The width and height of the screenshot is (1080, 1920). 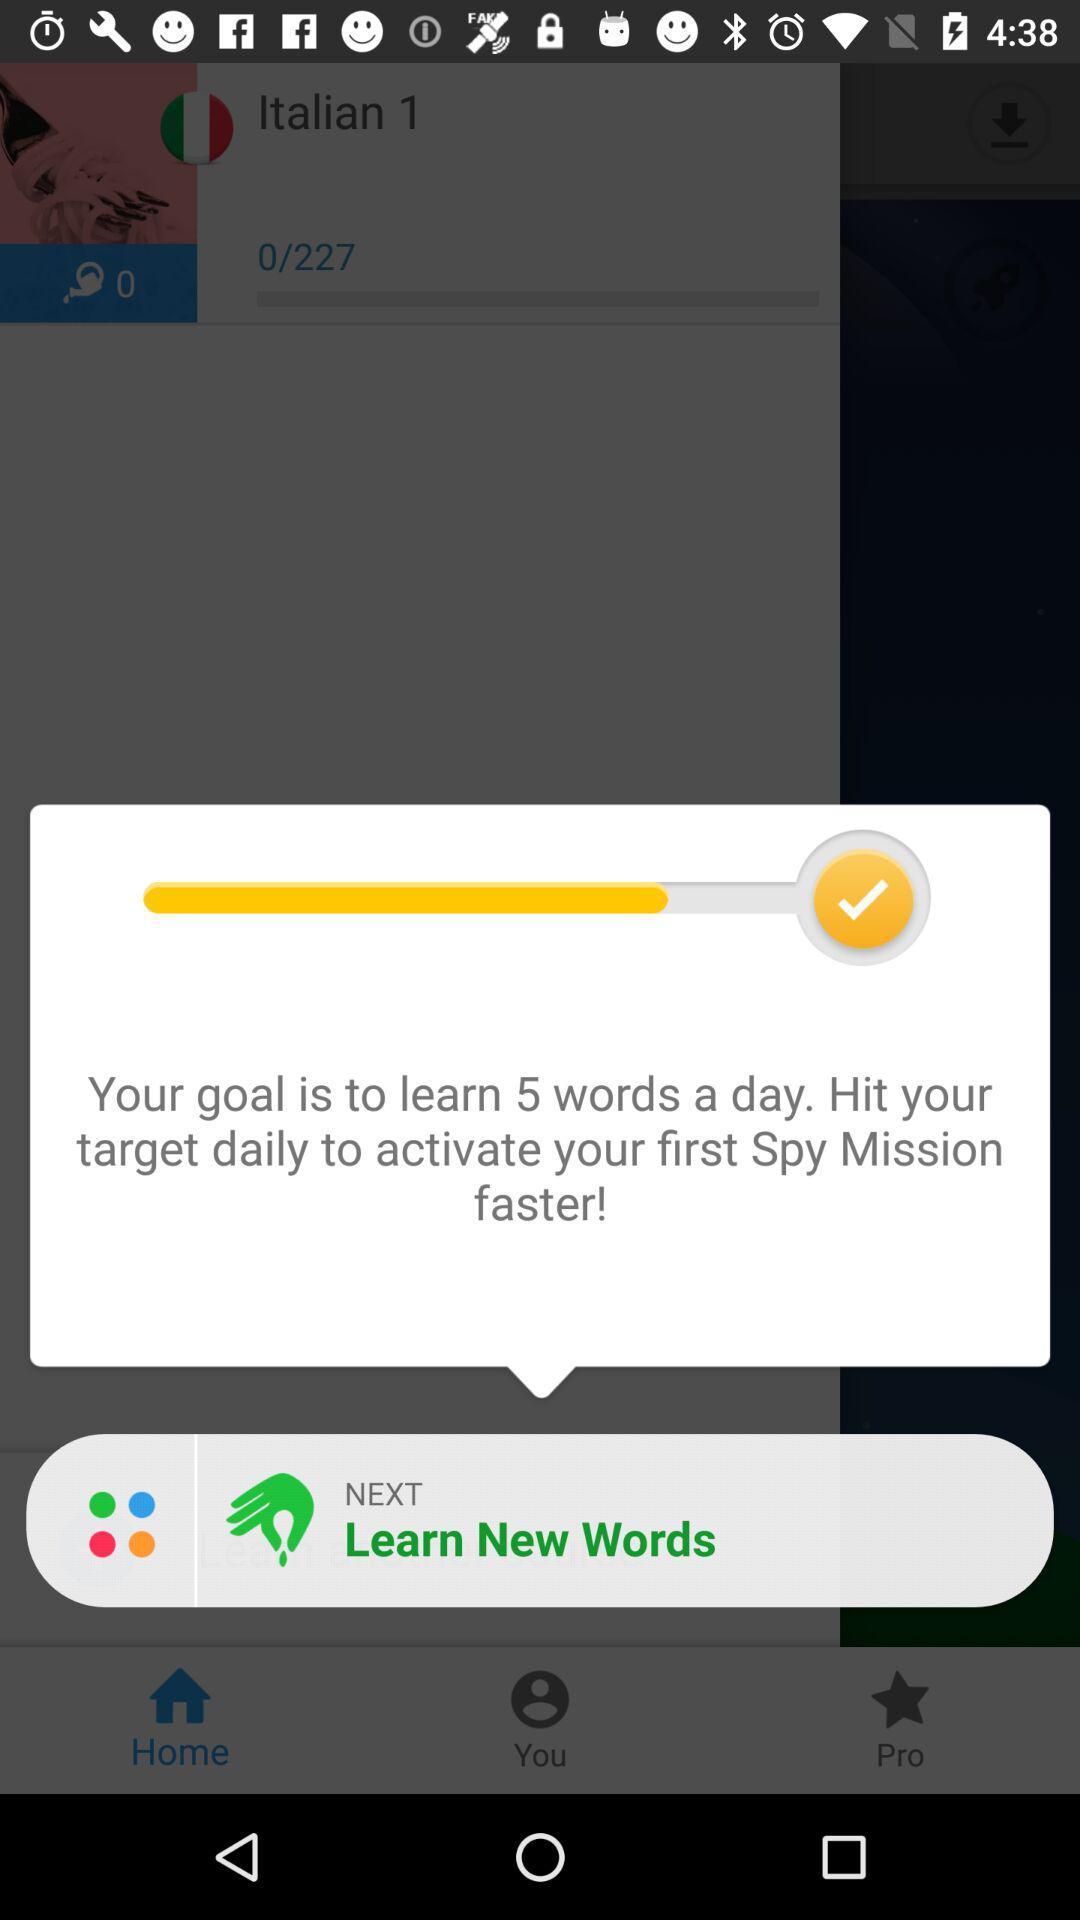 I want to click on the arrow_forward icon, so click(x=56, y=122).